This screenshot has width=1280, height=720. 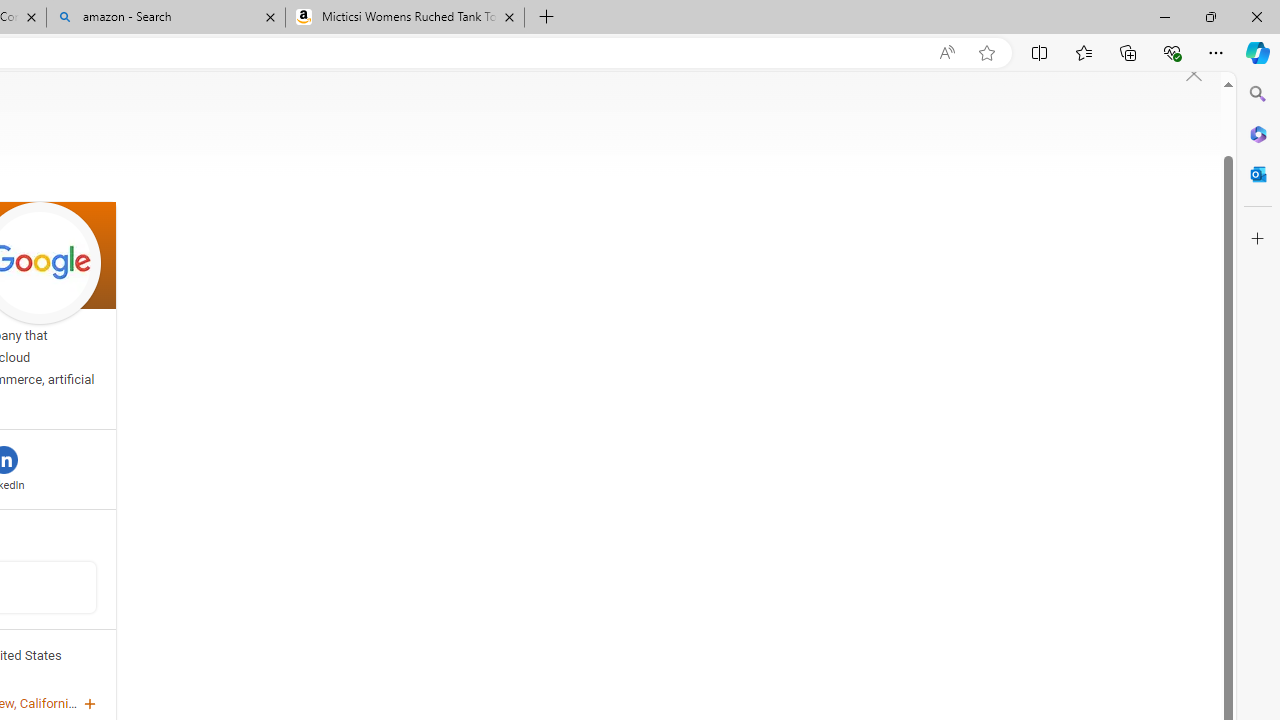 I want to click on 'Minimize', so click(x=1164, y=16).